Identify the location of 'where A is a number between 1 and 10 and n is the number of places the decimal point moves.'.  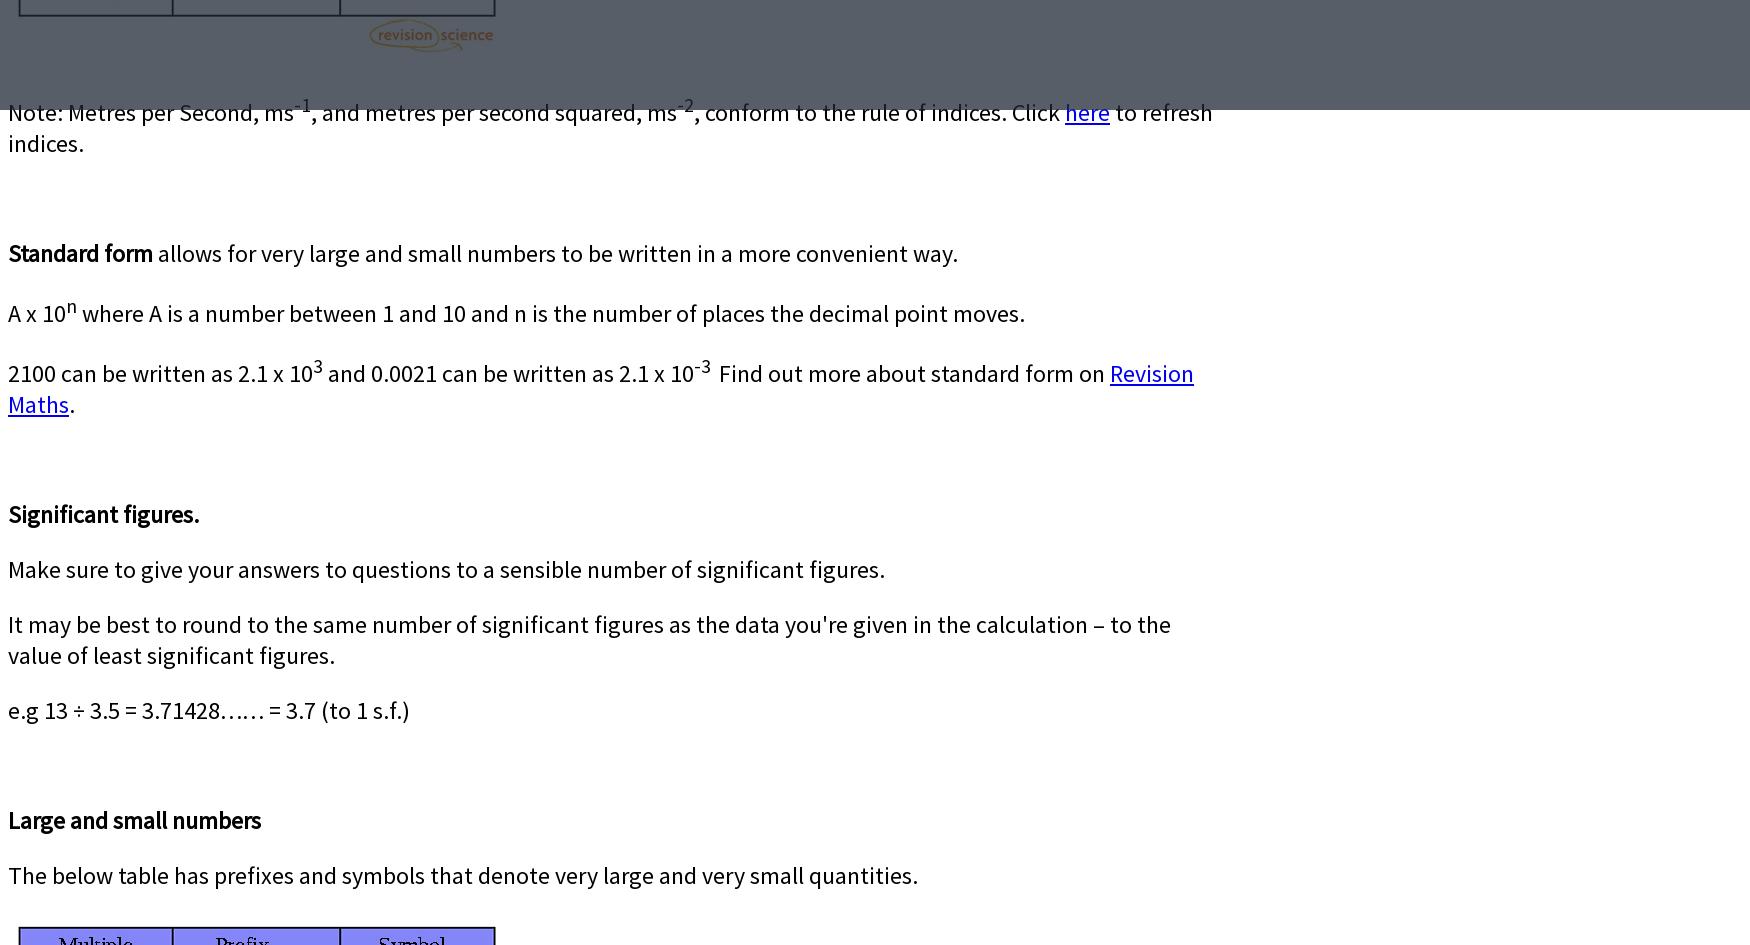
(550, 313).